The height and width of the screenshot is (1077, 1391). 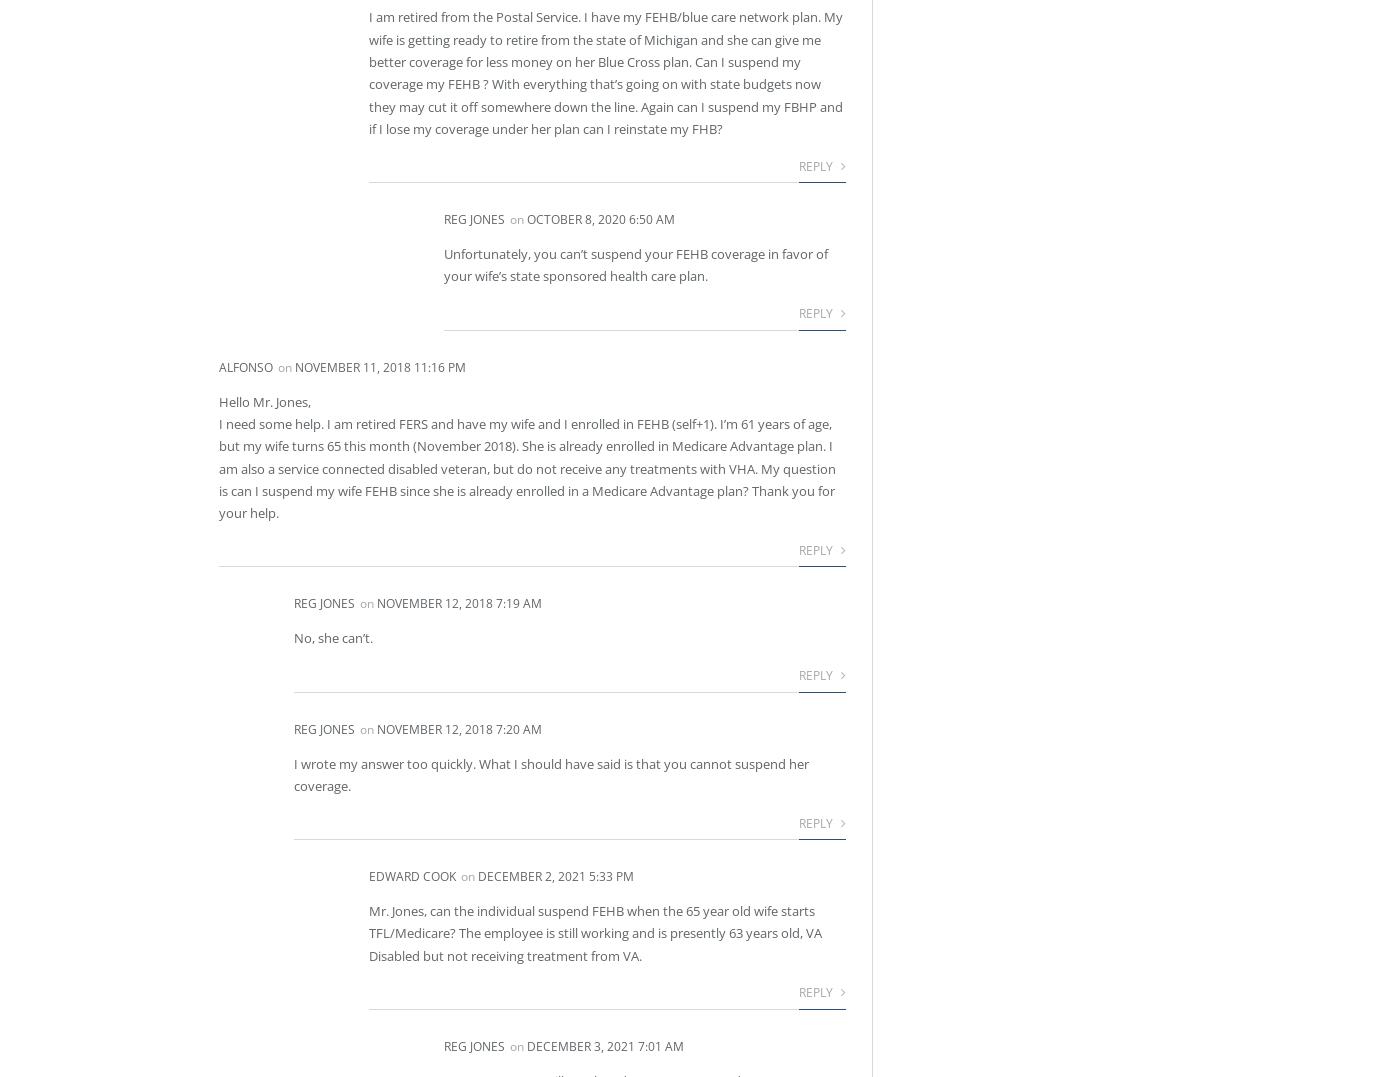 What do you see at coordinates (527, 467) in the screenshot?
I see `'I need some help.  I am retired FERS and have my wife and I enrolled in FEHB (self+1).  I’m 61 years of age, but my wife turns 65 this month (November 2018).   She is already enrolled in Medicare Advantage plan.  I am also a service connected disabled veteran, but do not receive any treatments with VHA.  My question is can I suspend my wife FEHB since she is already enrolled in a Medicare Advantage plan?   Thank you for your help.'` at bounding box center [527, 467].